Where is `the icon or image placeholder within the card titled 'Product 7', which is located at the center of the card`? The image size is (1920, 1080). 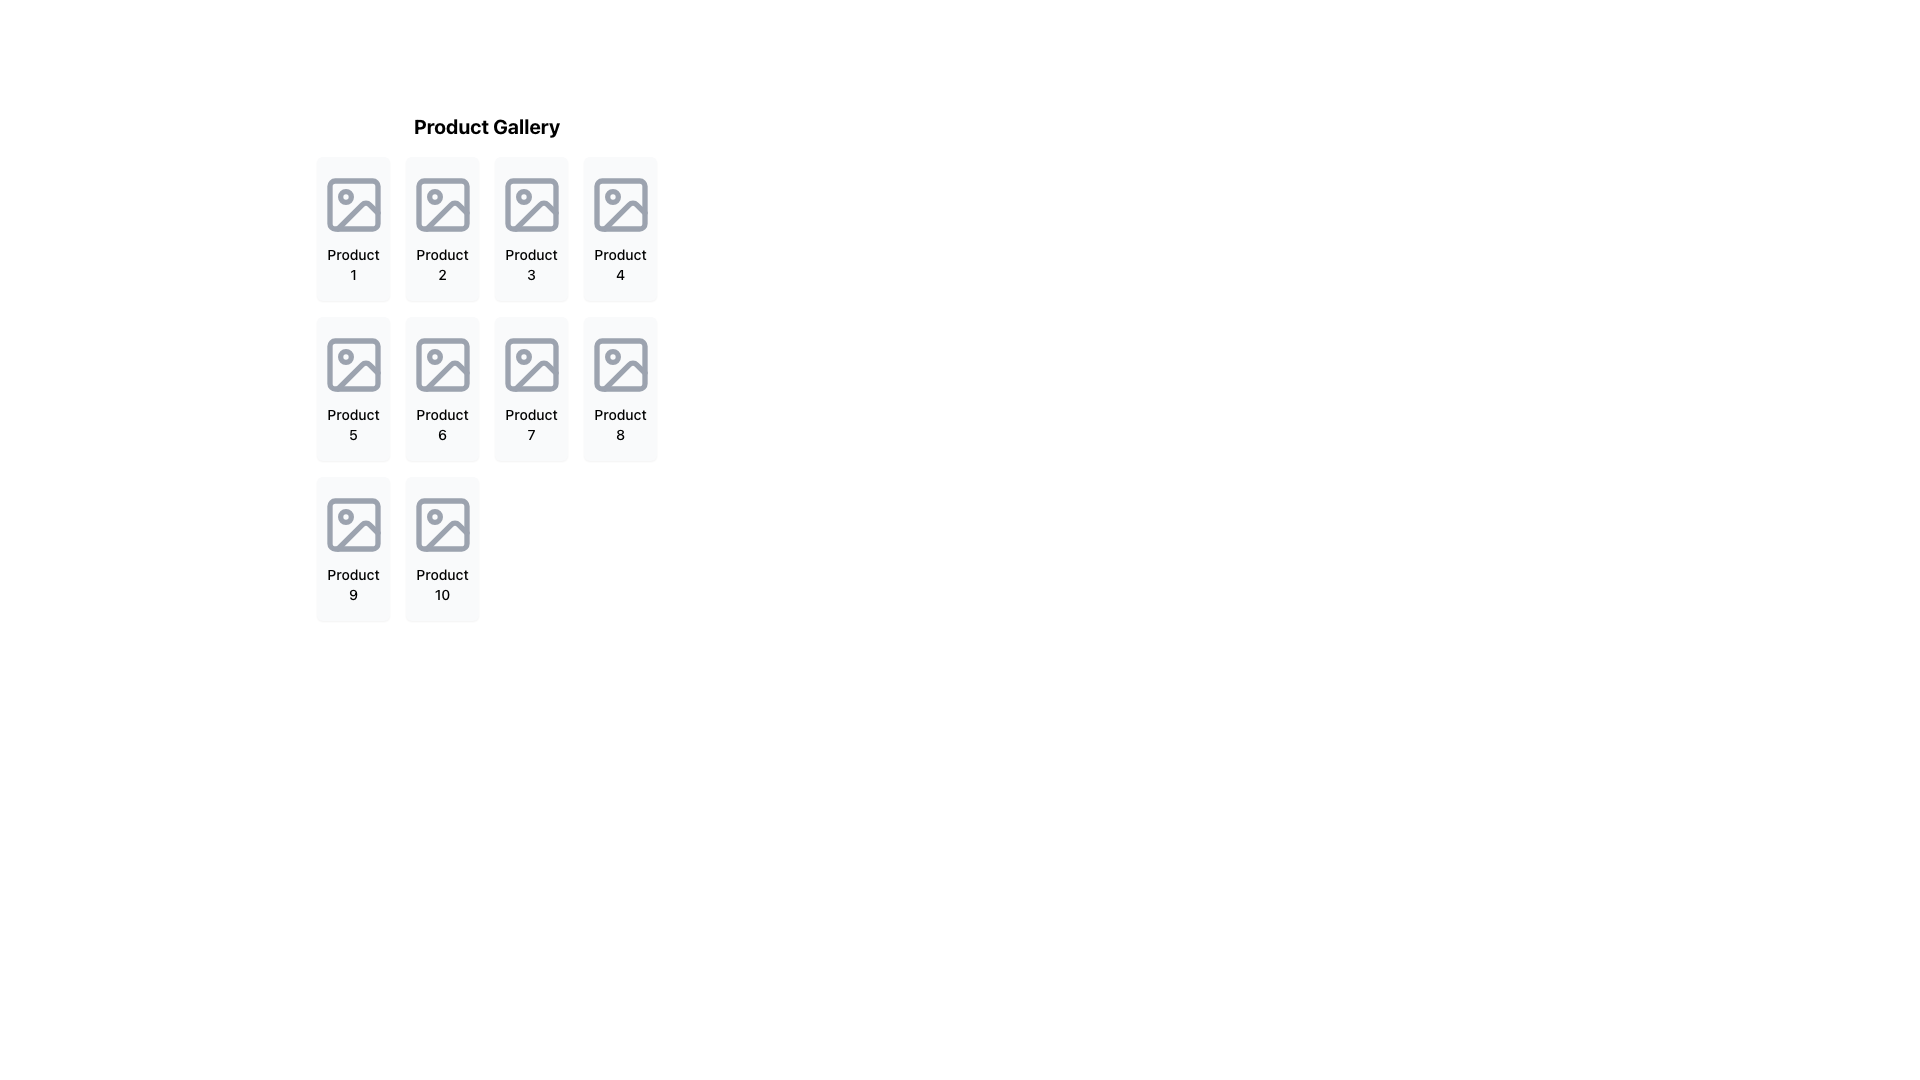
the icon or image placeholder within the card titled 'Product 7', which is located at the center of the card is located at coordinates (531, 365).